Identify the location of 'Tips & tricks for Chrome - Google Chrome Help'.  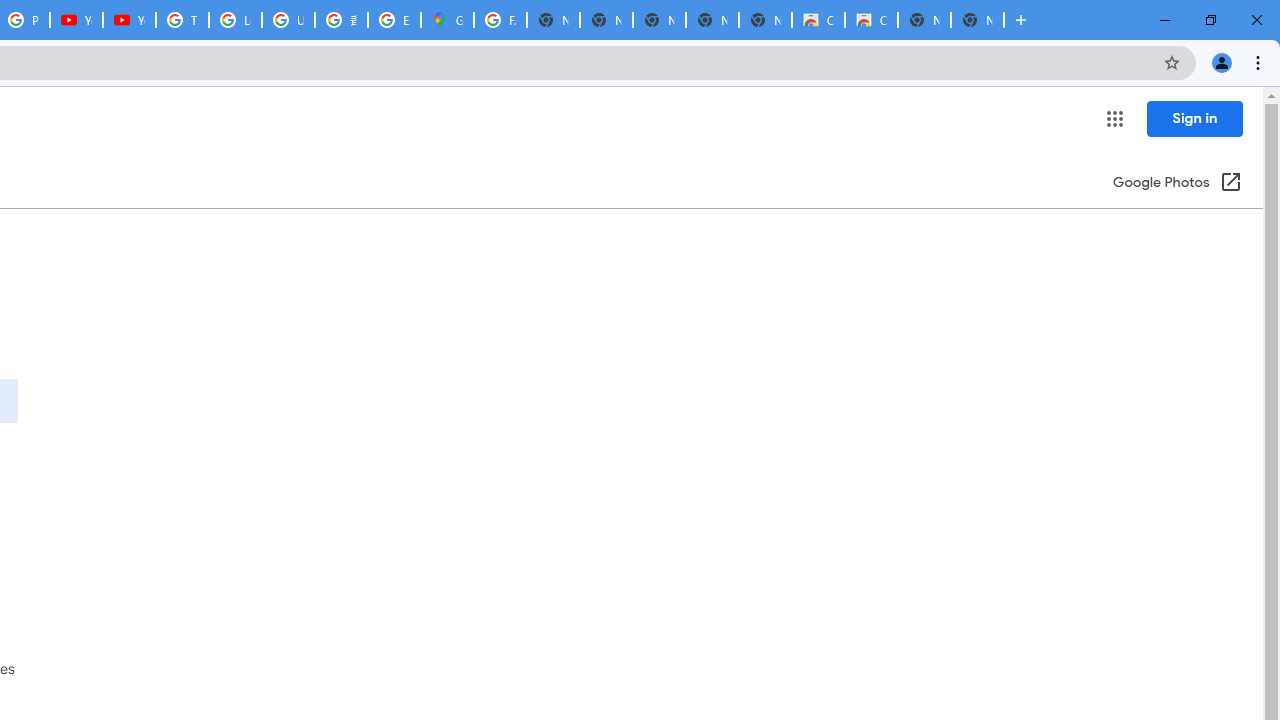
(182, 20).